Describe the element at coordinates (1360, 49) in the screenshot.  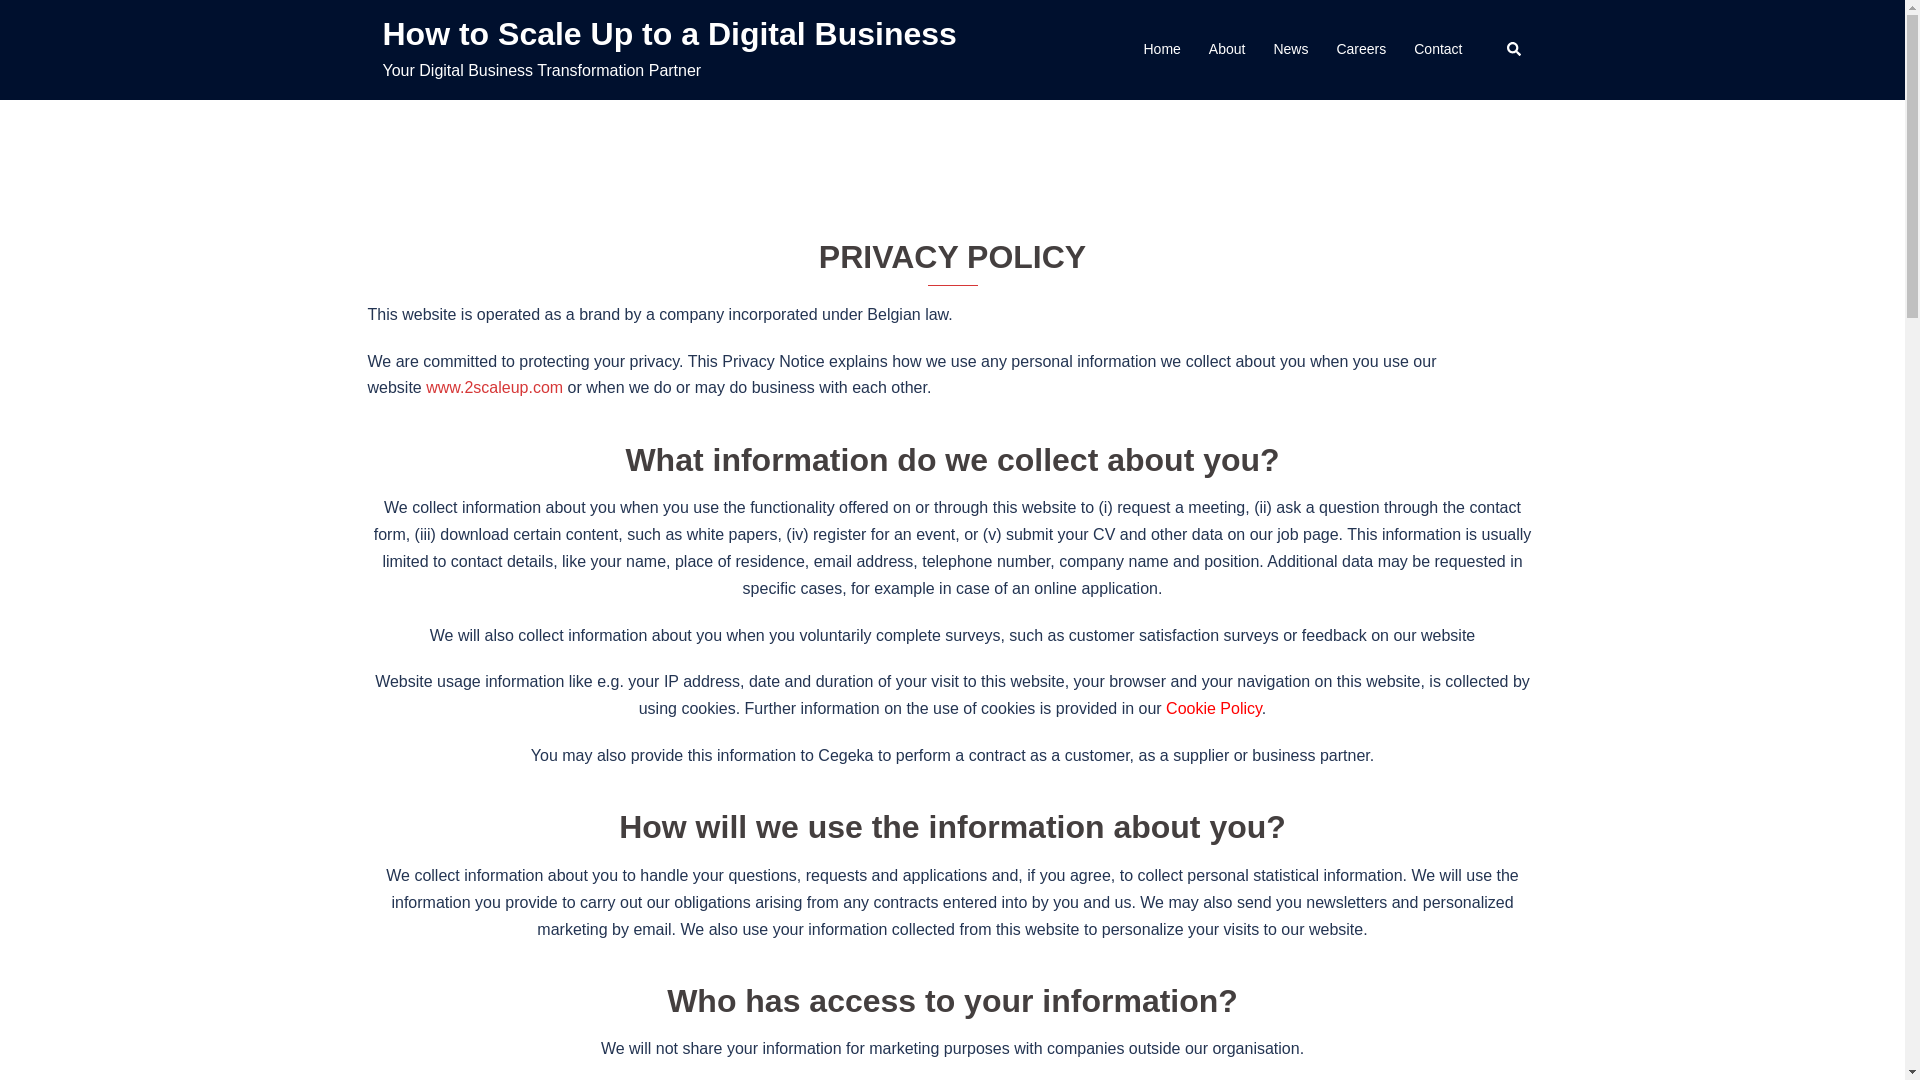
I see `'Careers'` at that location.